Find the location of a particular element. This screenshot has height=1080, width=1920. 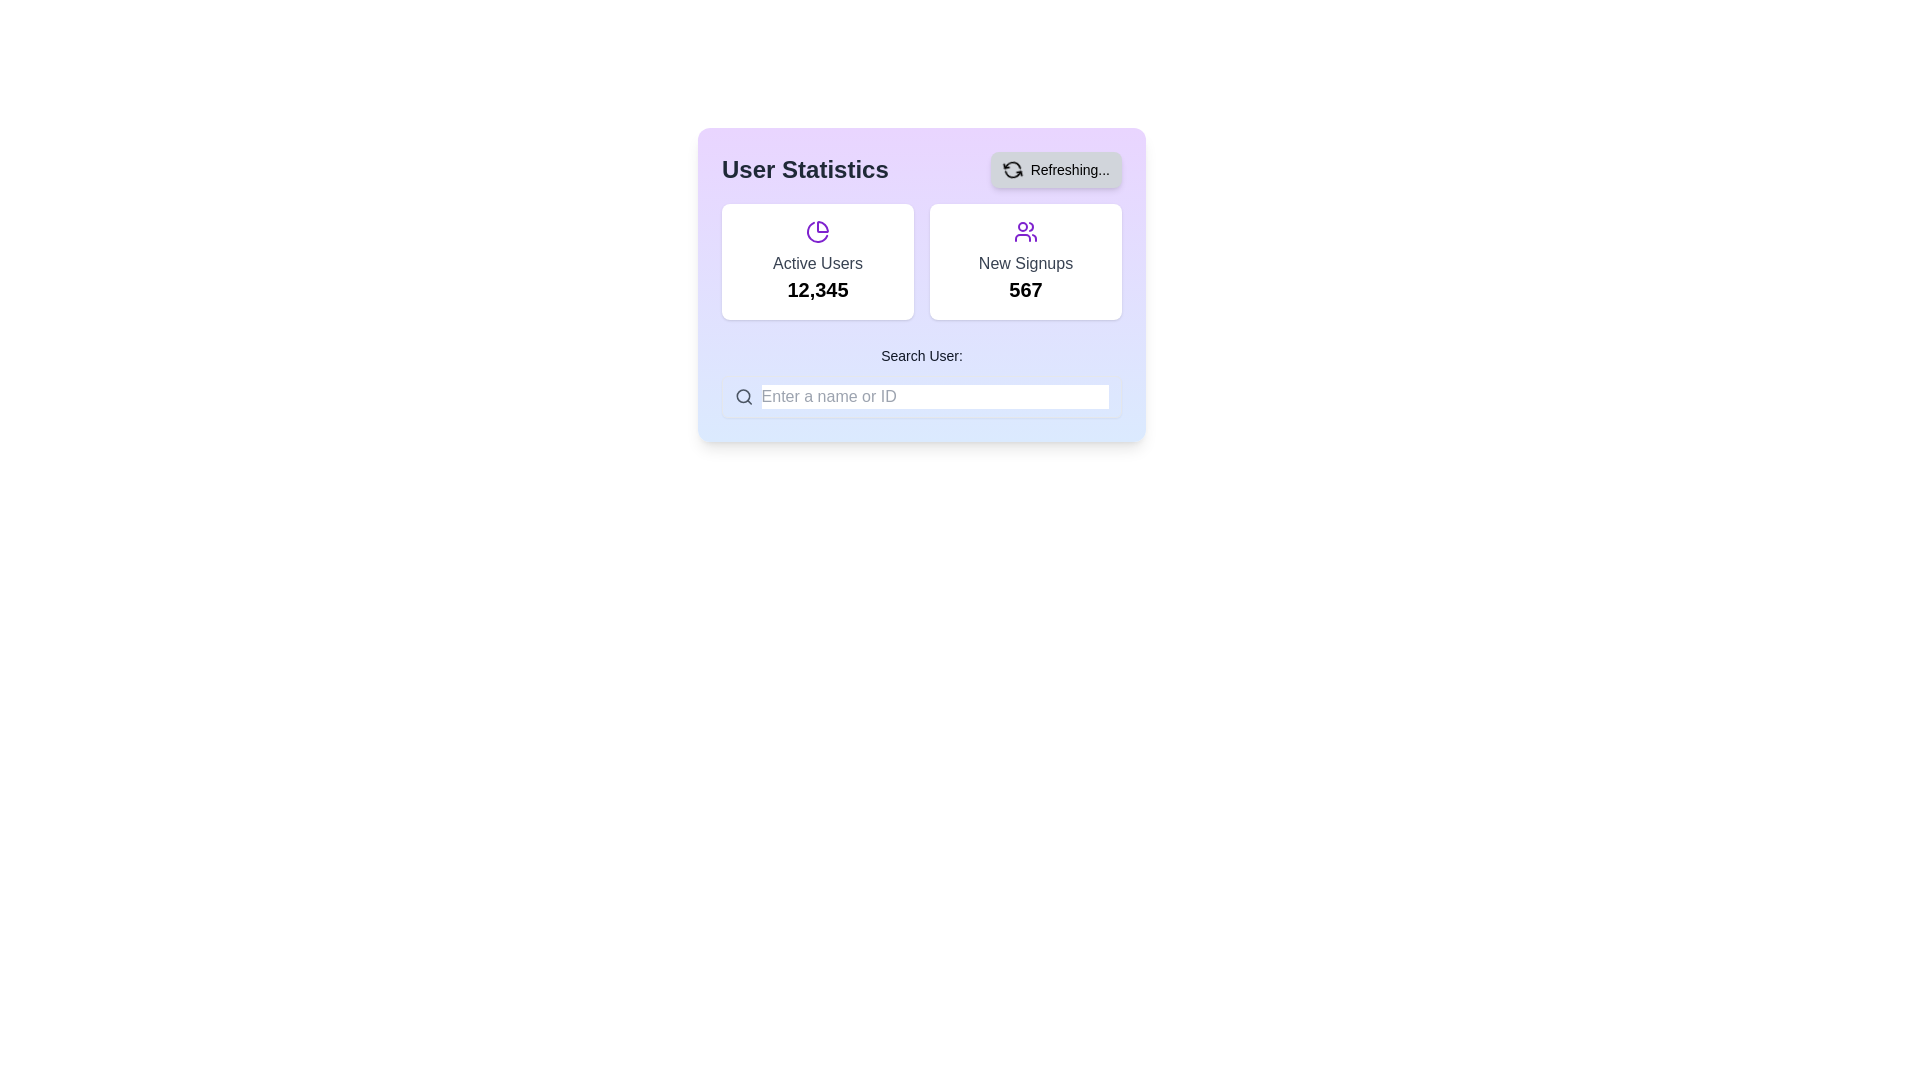

the magnifying glass lens icon located at the center-left of the search bar by clicking to initiate a search action is located at coordinates (742, 396).